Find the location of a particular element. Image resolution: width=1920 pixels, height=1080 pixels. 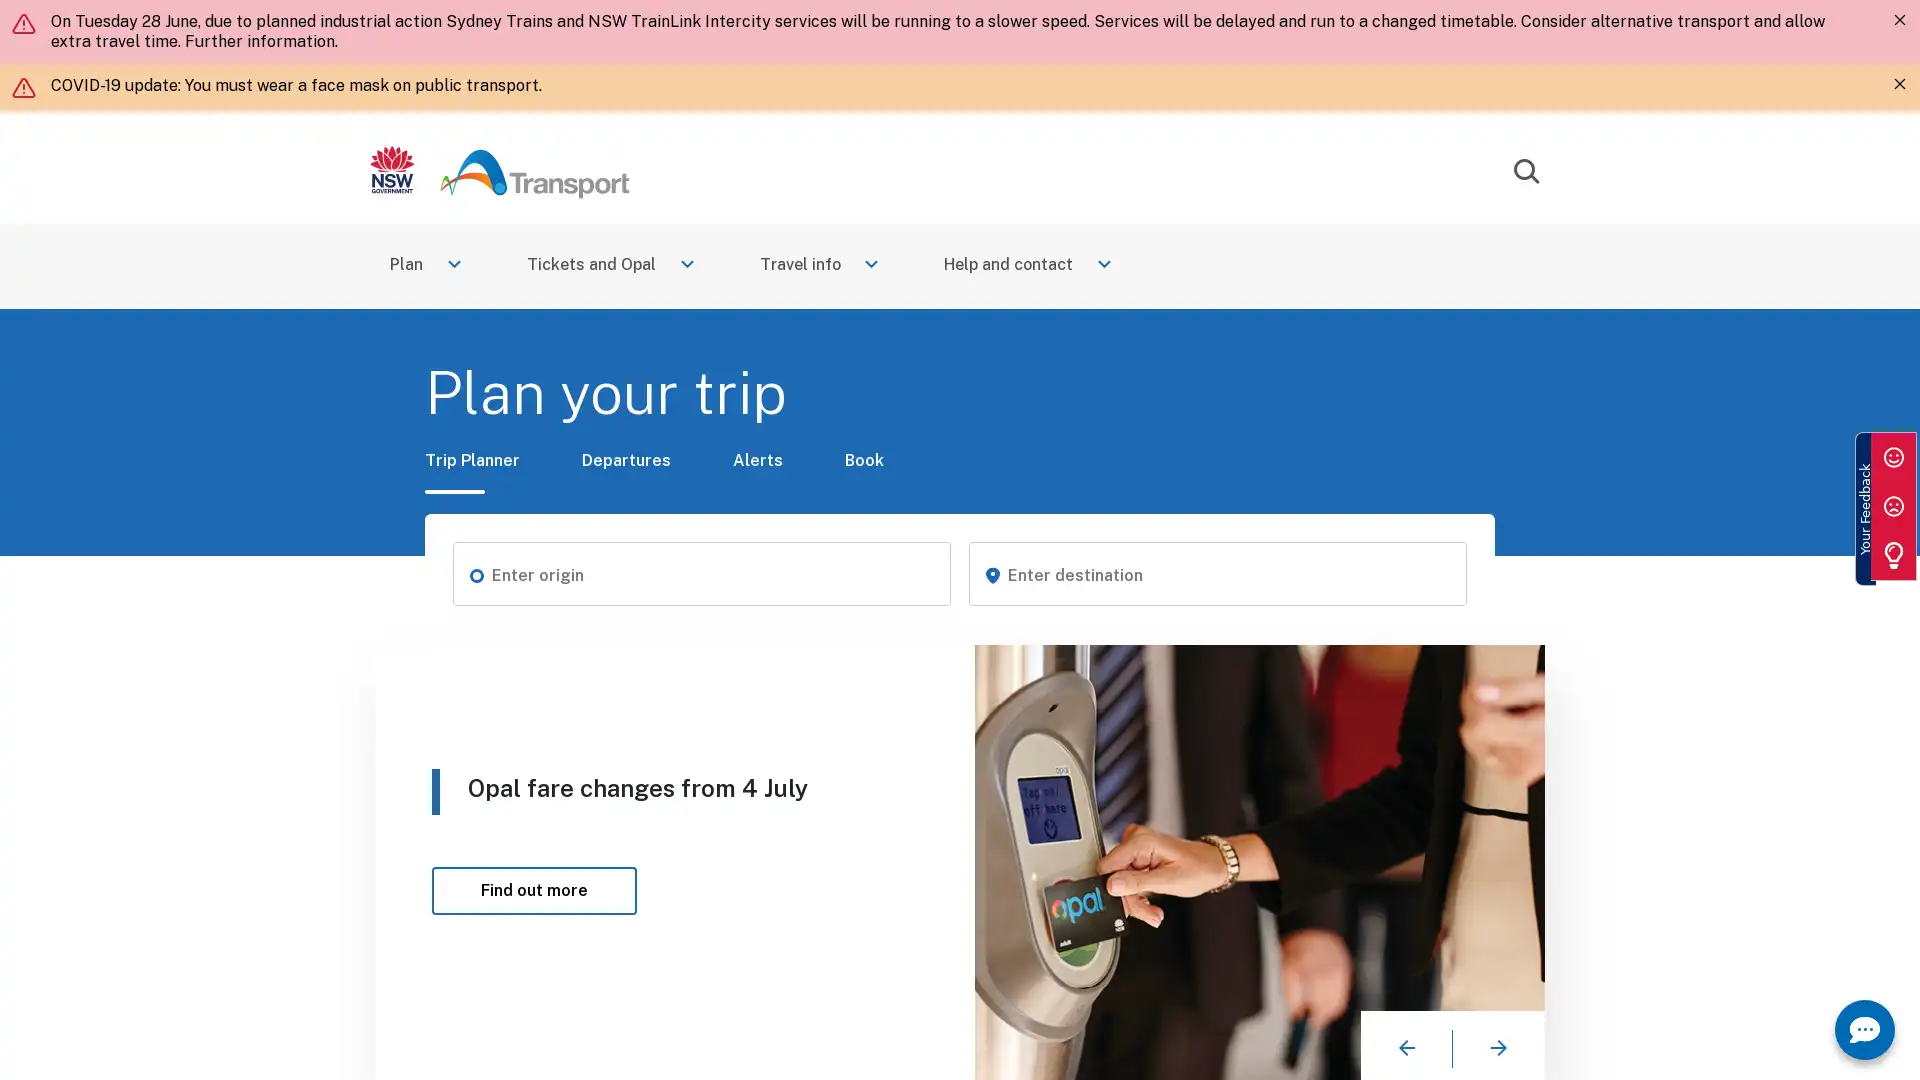

search for stops is located at coordinates (992, 574).